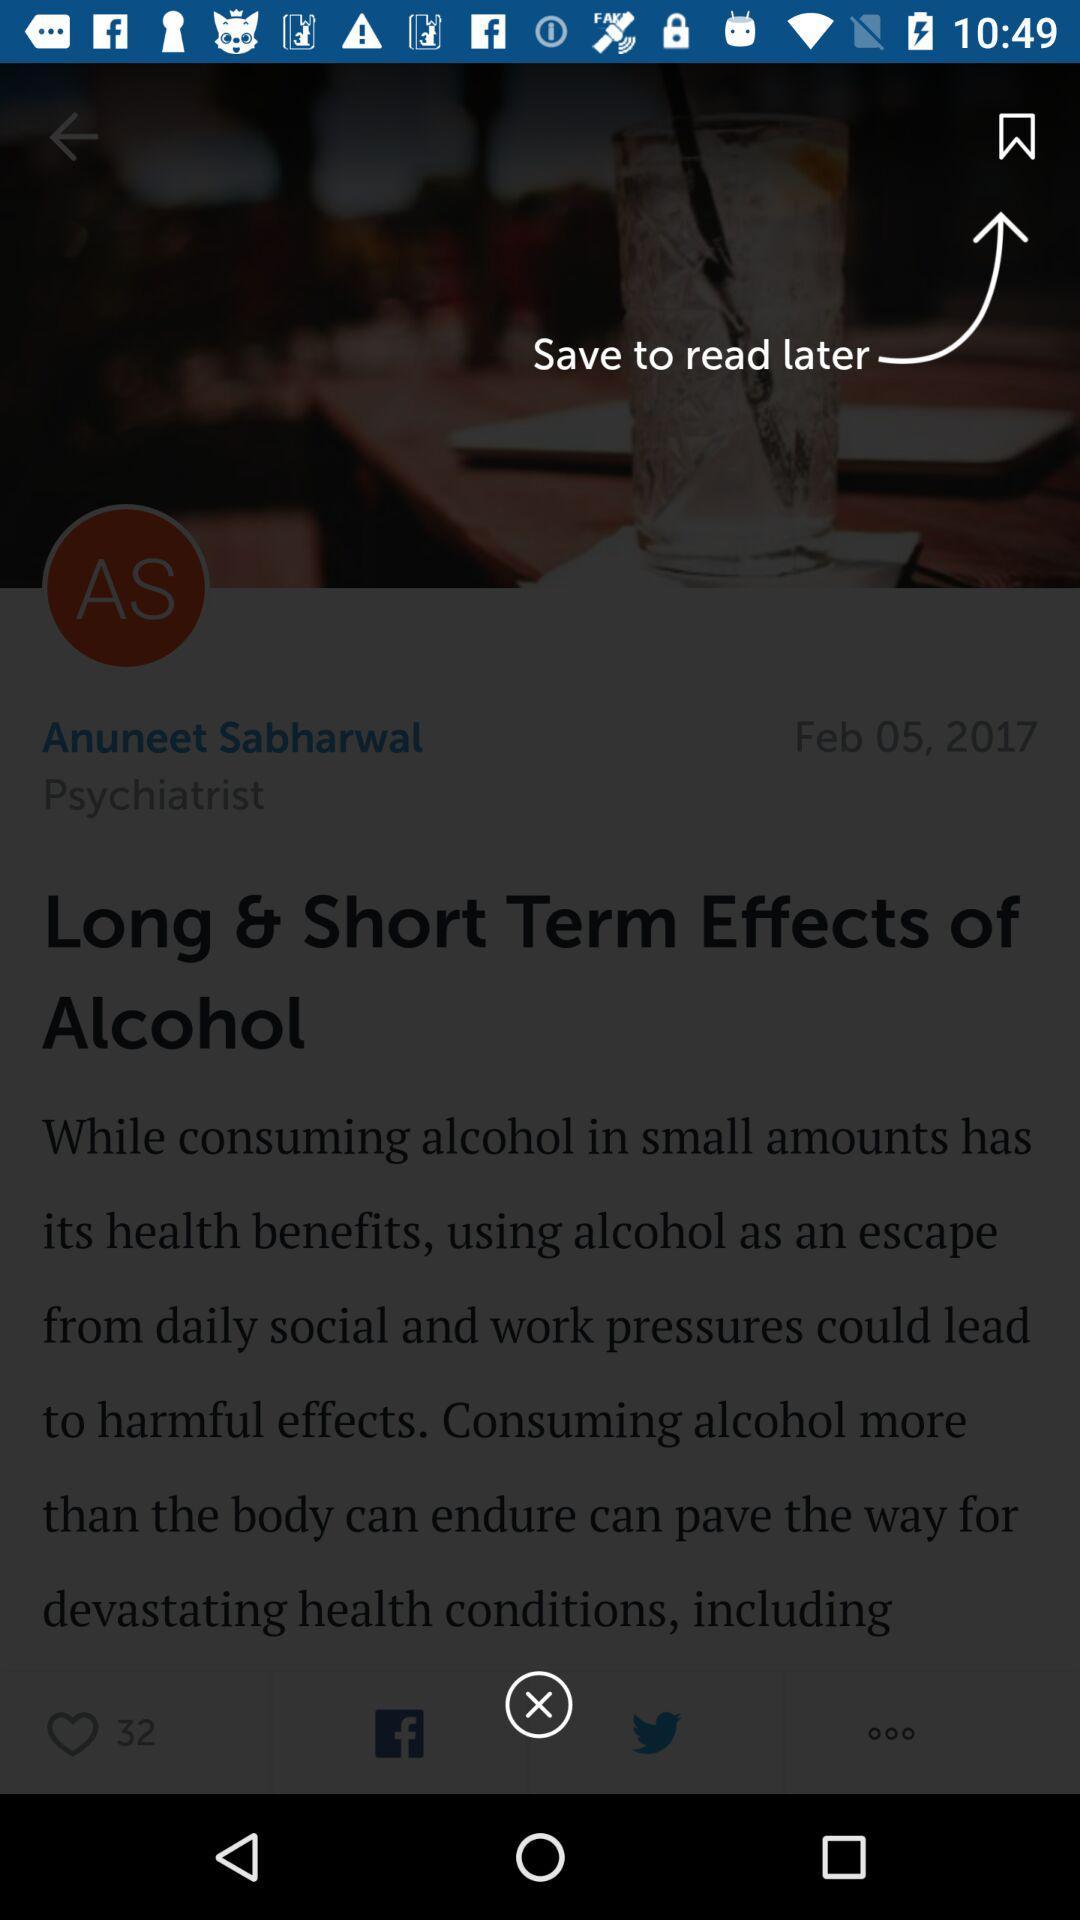 This screenshot has height=1920, width=1080. What do you see at coordinates (655, 1732) in the screenshot?
I see `send to twitter` at bounding box center [655, 1732].